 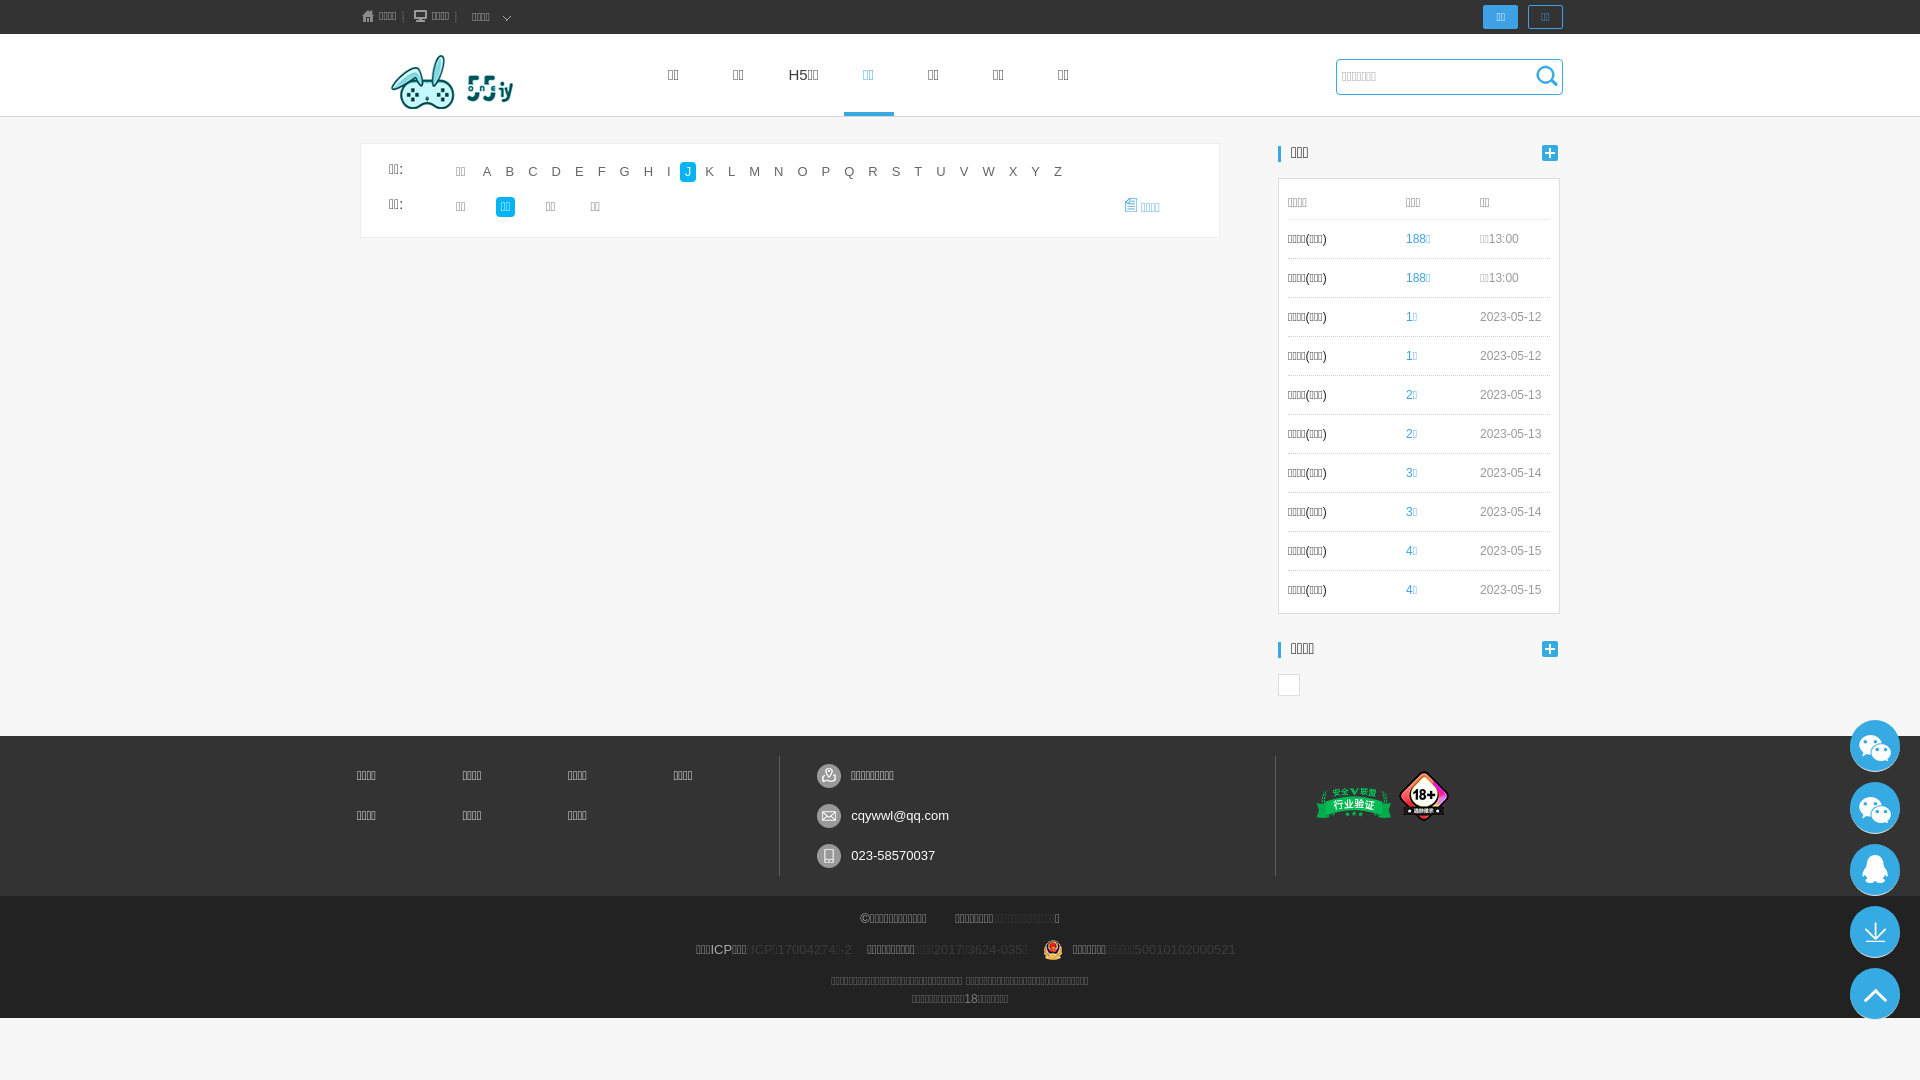 What do you see at coordinates (791, 171) in the screenshot?
I see `'O'` at bounding box center [791, 171].